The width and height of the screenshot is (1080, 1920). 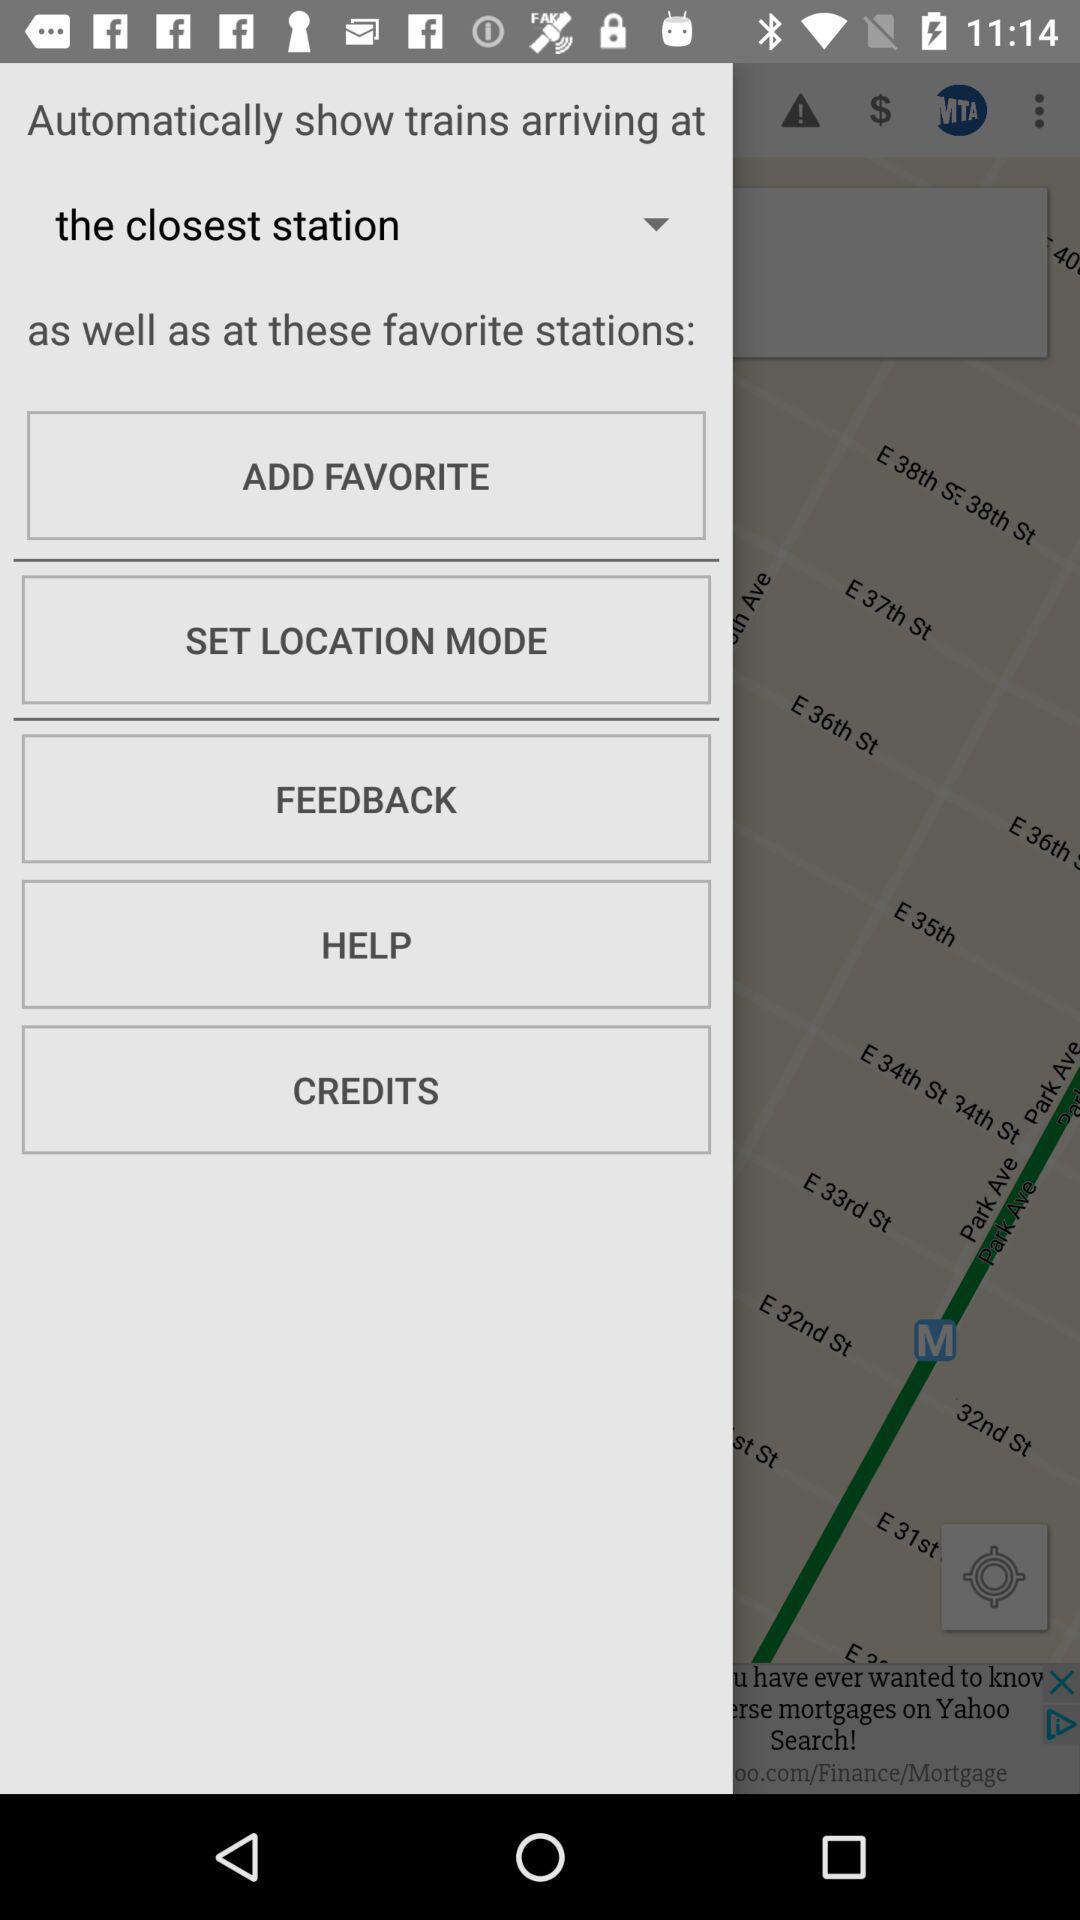 What do you see at coordinates (1039, 109) in the screenshot?
I see `the more icon` at bounding box center [1039, 109].